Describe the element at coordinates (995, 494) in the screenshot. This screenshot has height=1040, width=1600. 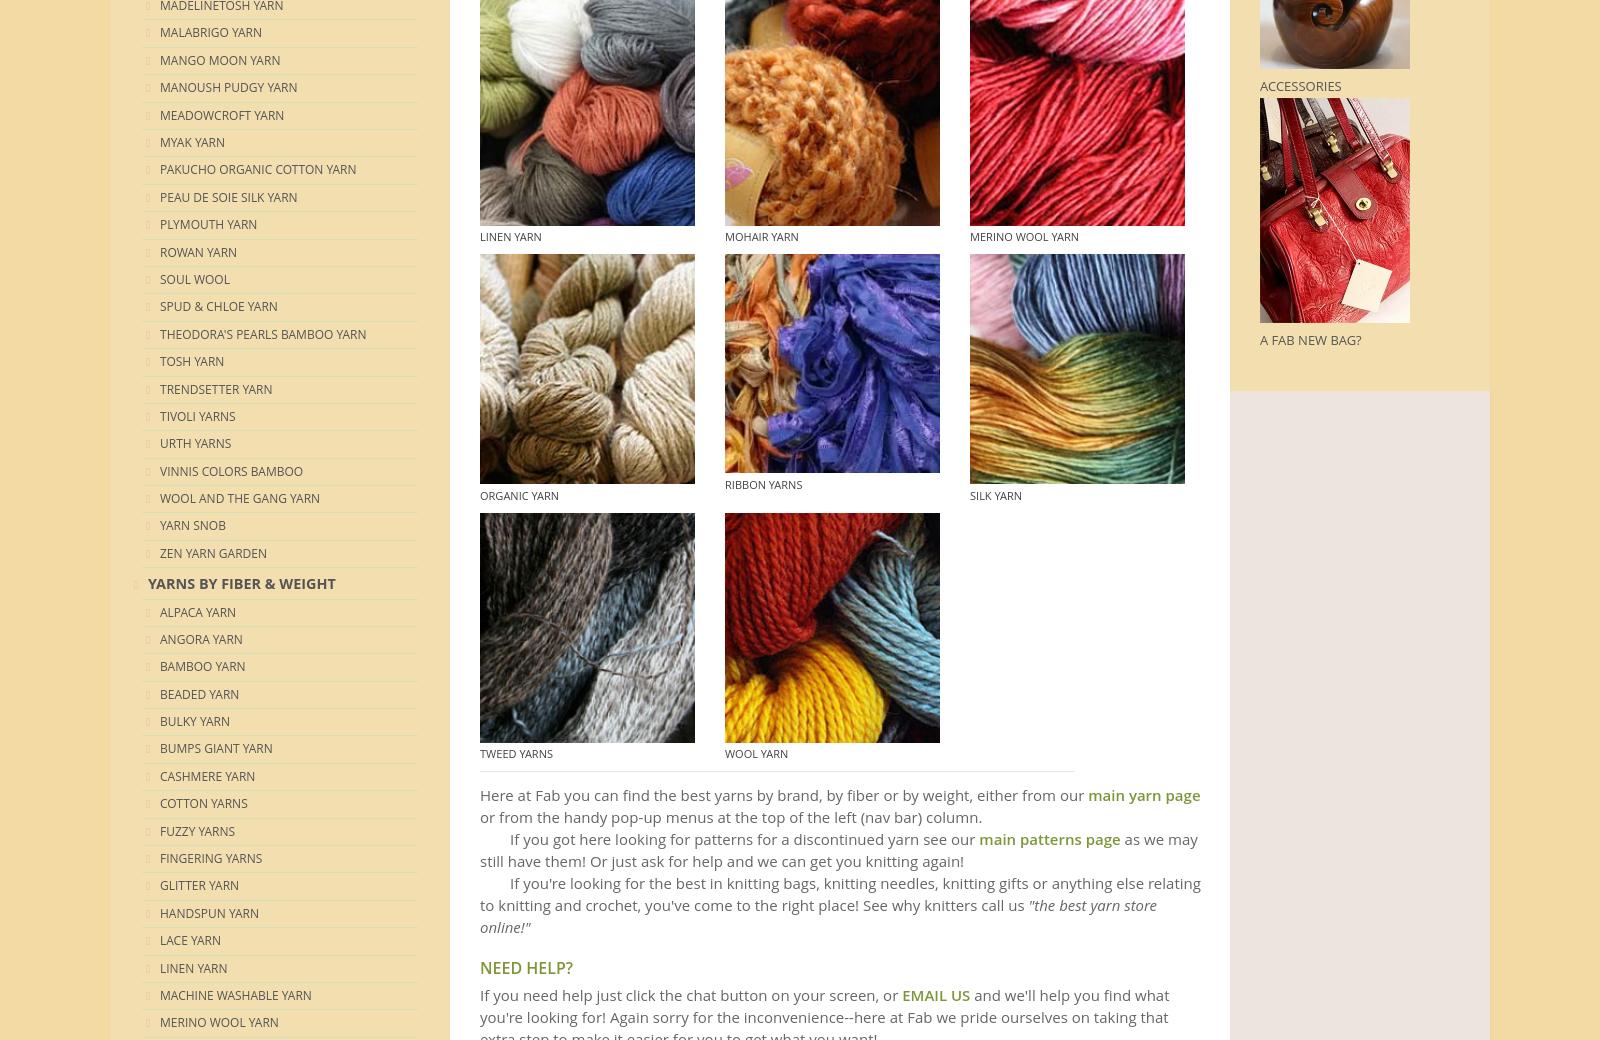
I see `'SILK  YARN'` at that location.